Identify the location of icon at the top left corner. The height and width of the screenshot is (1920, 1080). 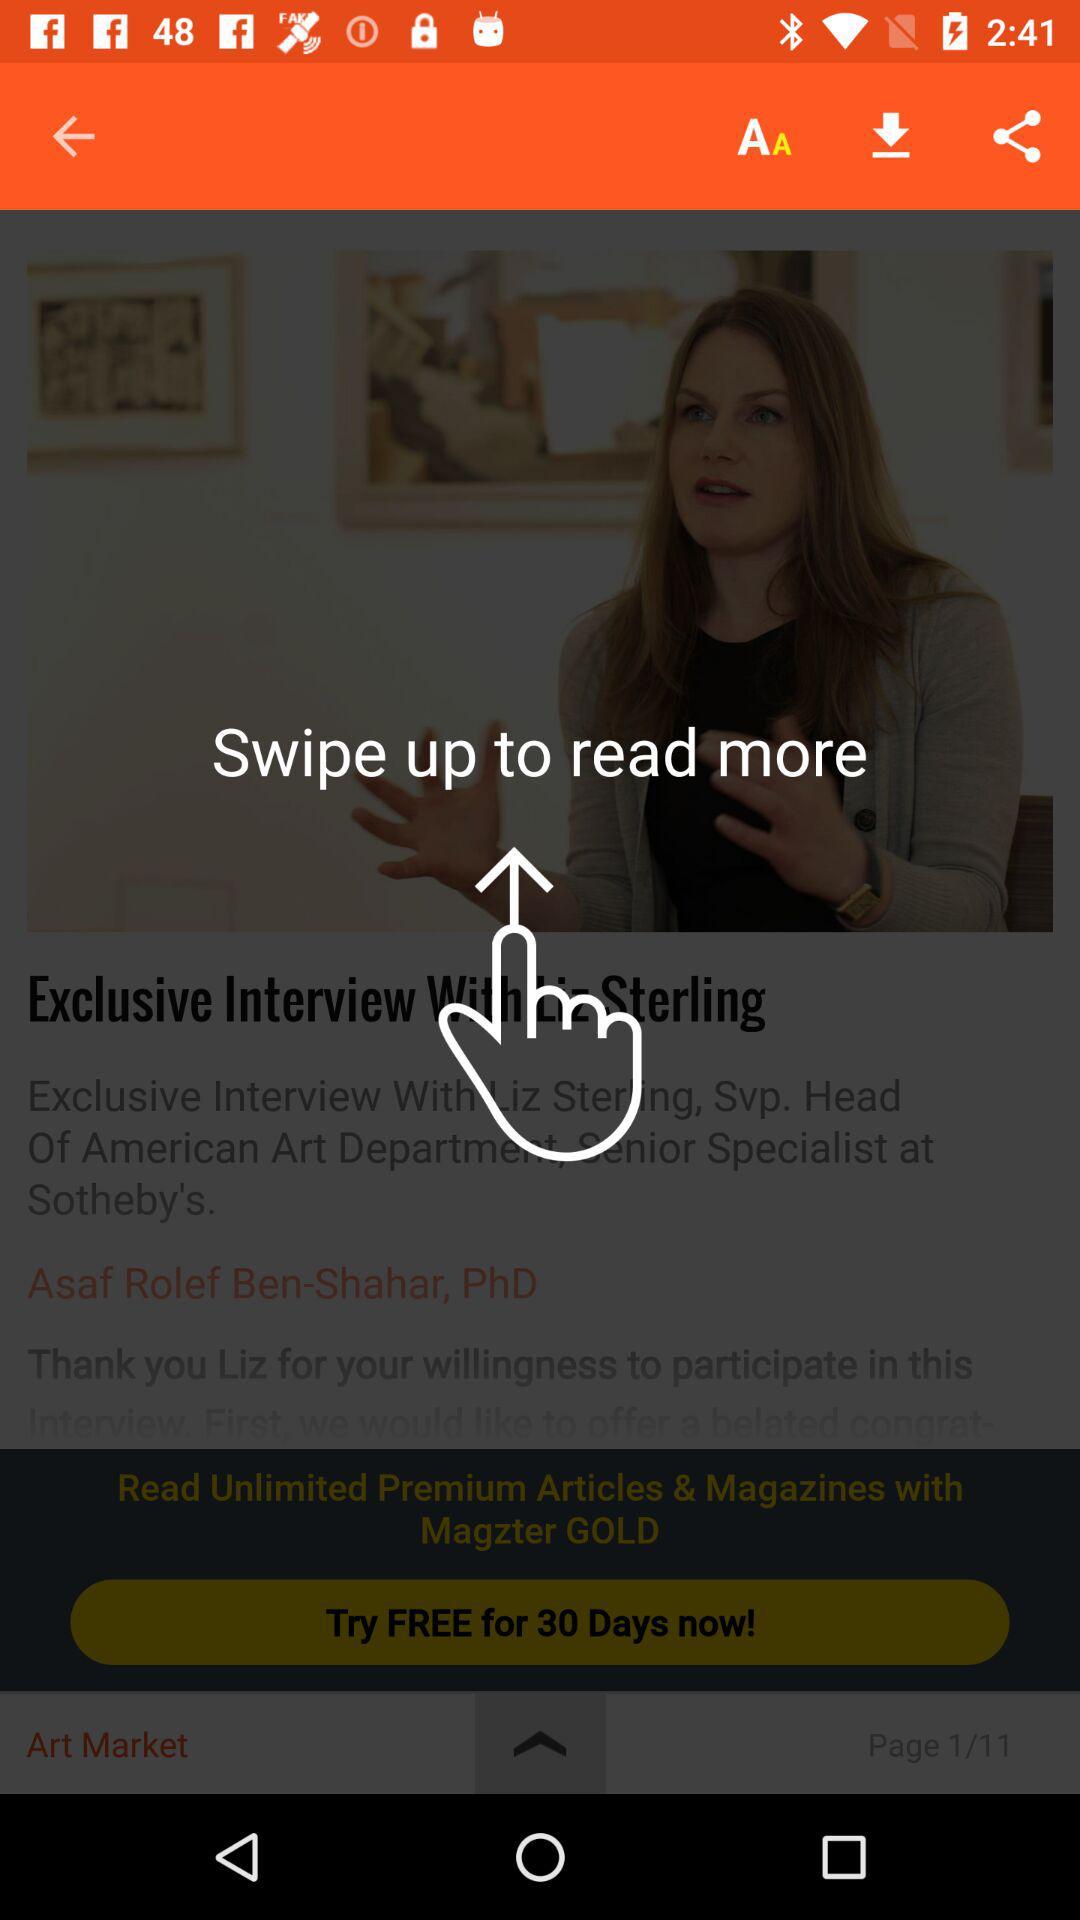
(72, 135).